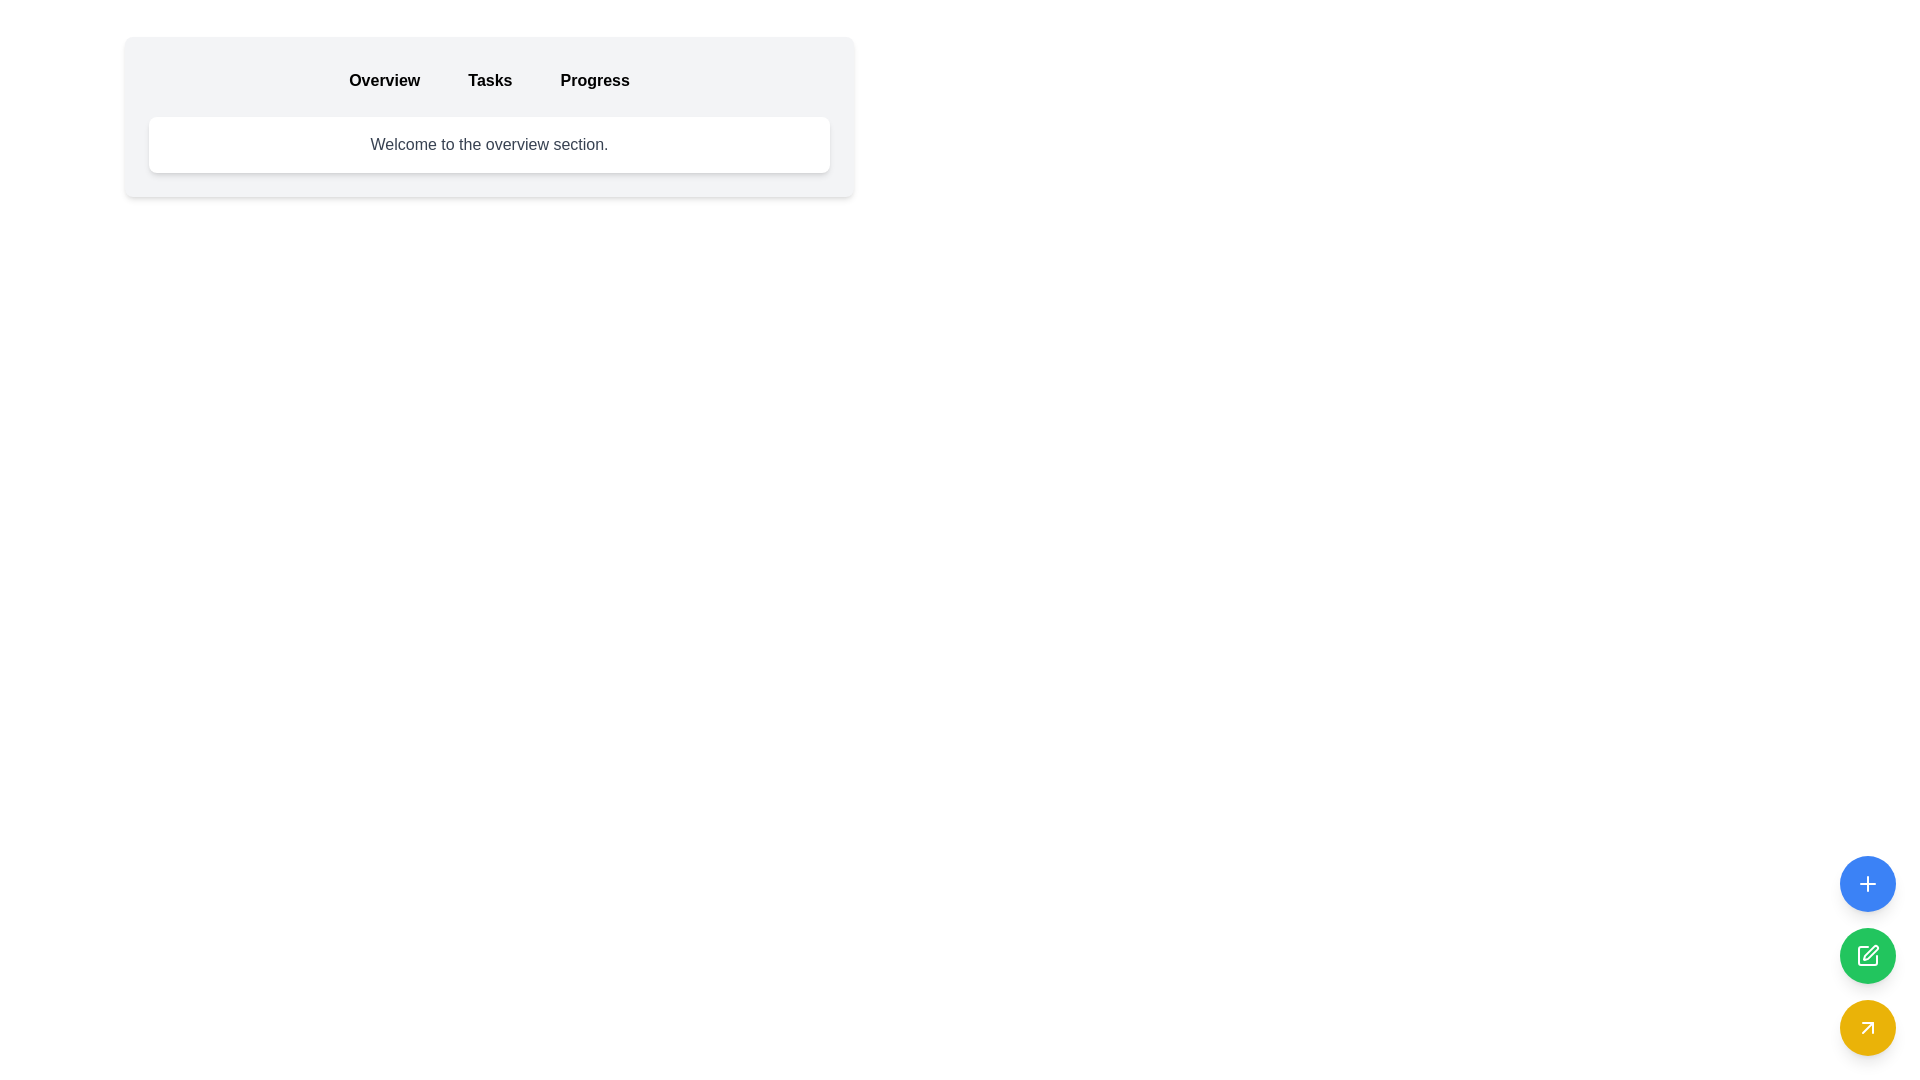 Image resolution: width=1920 pixels, height=1080 pixels. Describe the element at coordinates (489, 80) in the screenshot. I see `the 'Tasks' item in the Navigation menu, which is the second of three items` at that location.